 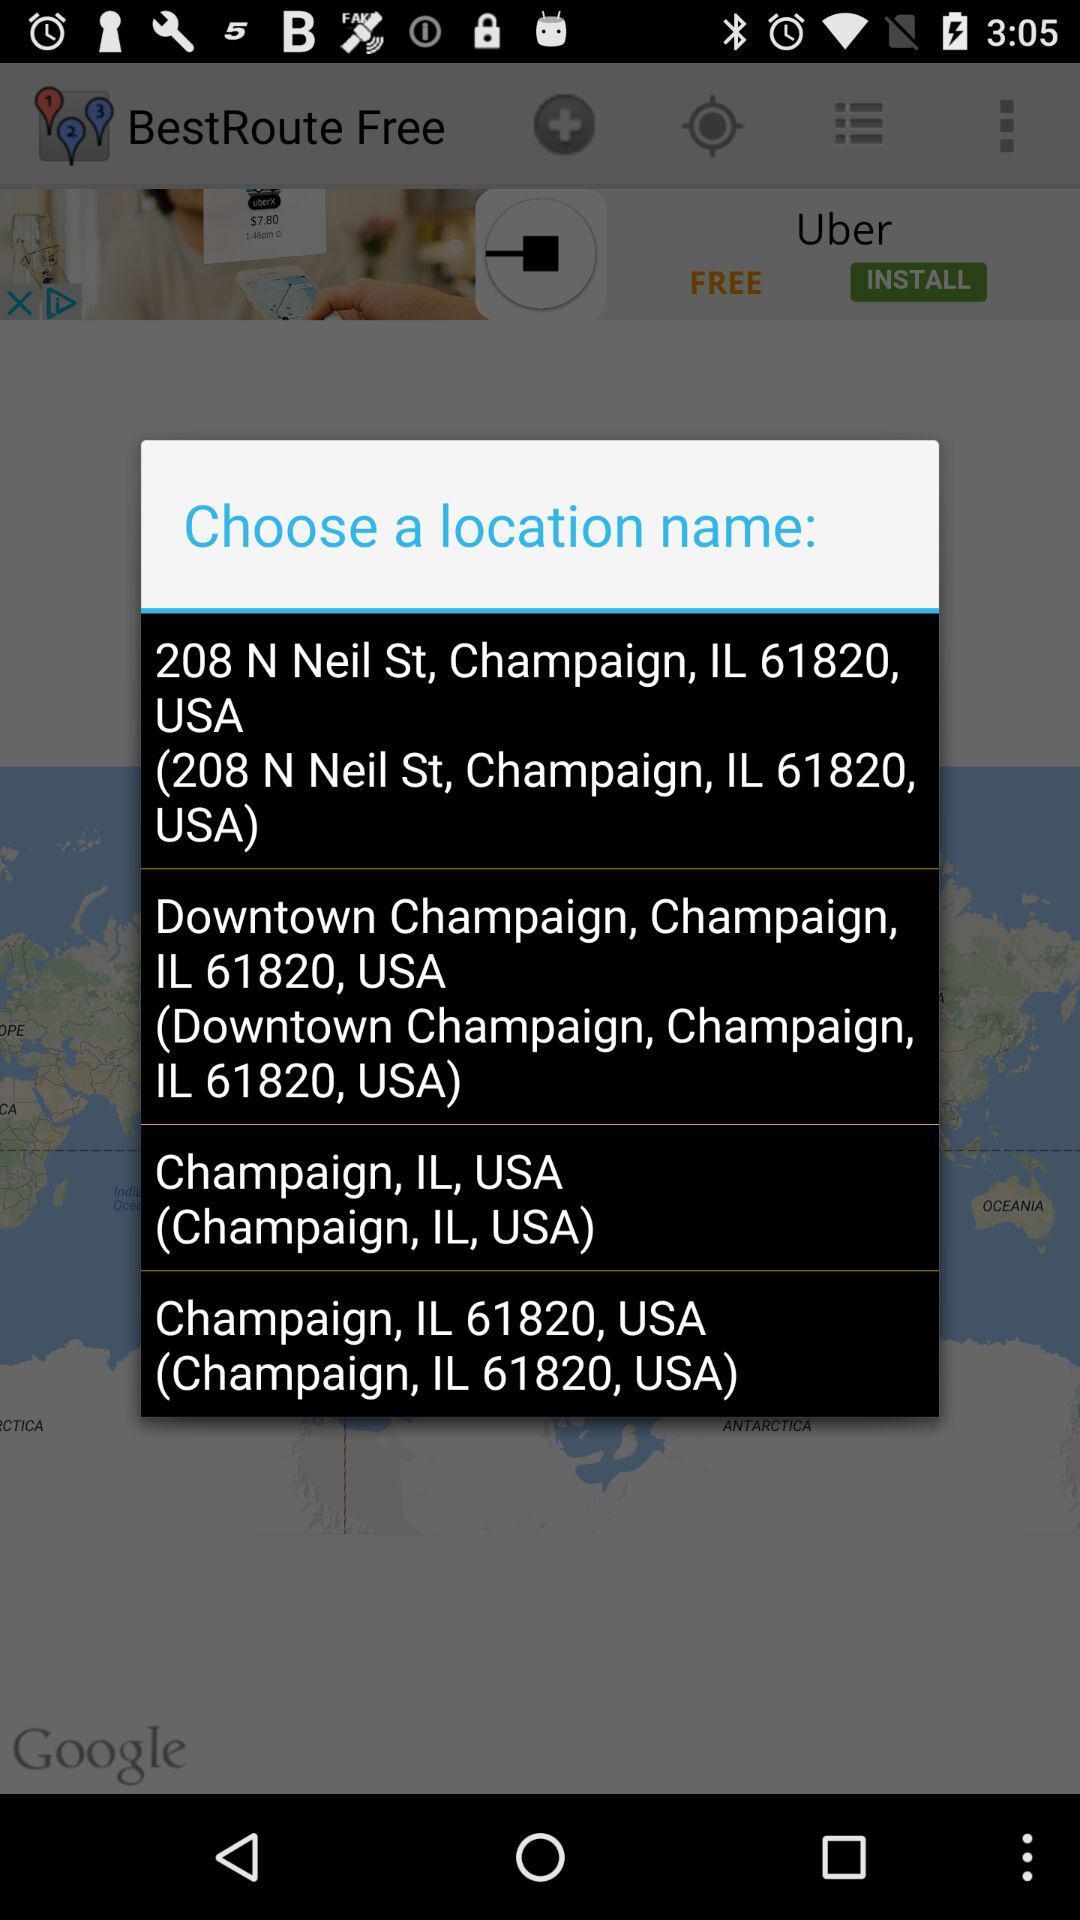 I want to click on item above downtown champaign champaign, so click(x=540, y=739).